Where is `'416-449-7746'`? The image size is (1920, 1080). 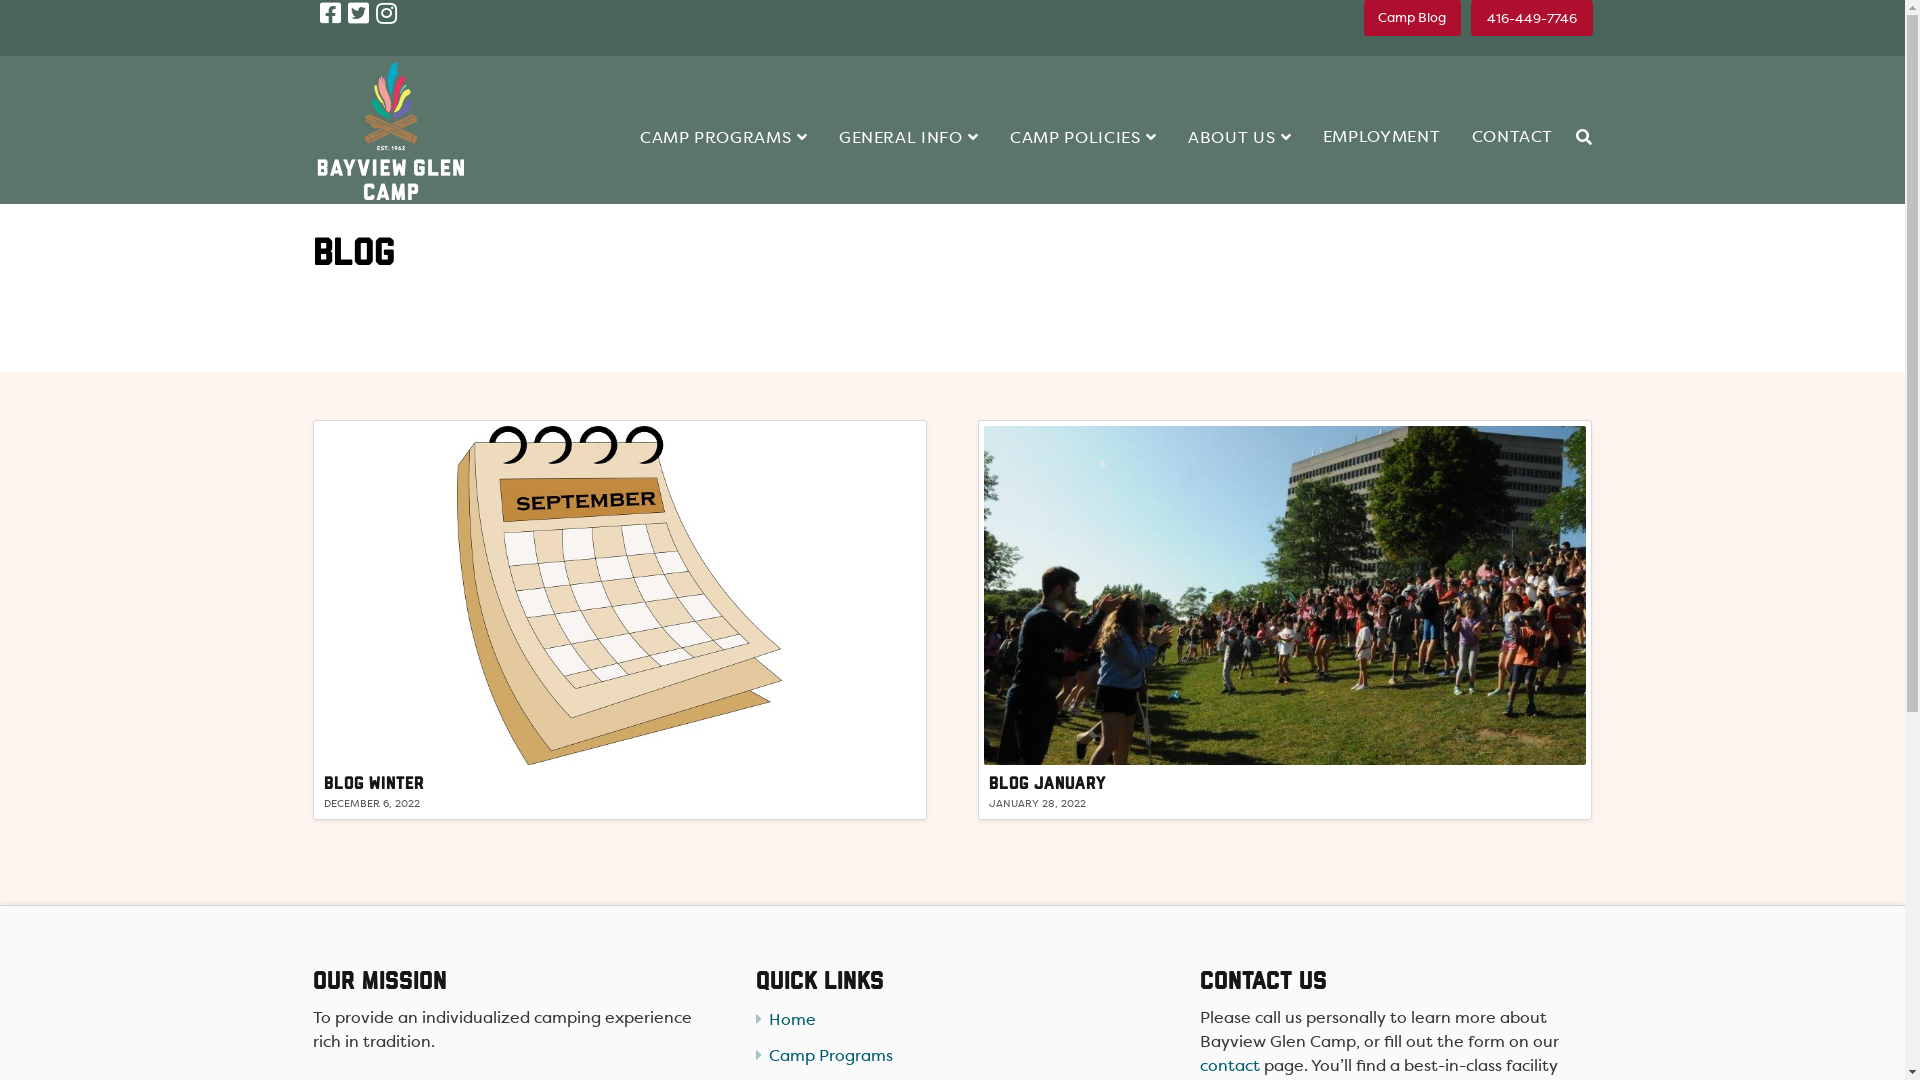
'416-449-7746' is located at coordinates (1470, 18).